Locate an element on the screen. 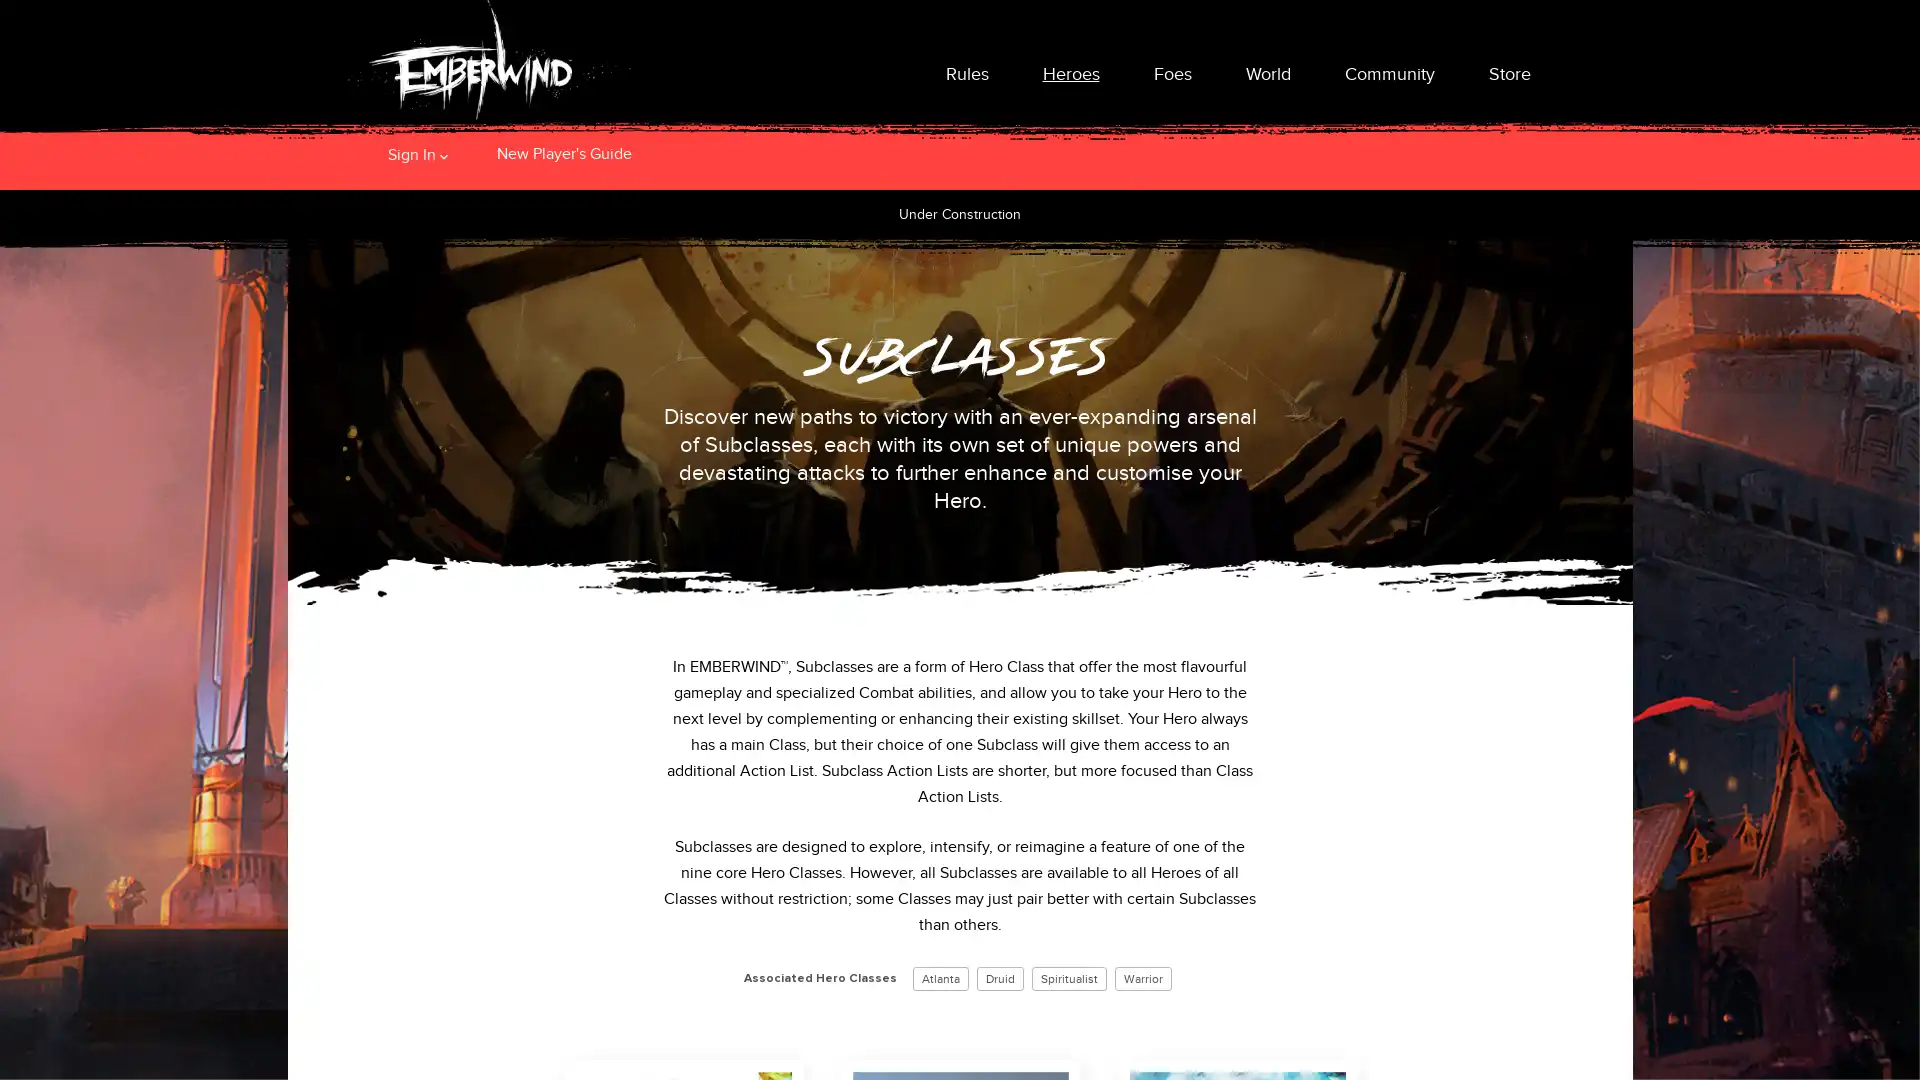 This screenshot has width=1920, height=1080. Sign In is located at coordinates (410, 153).